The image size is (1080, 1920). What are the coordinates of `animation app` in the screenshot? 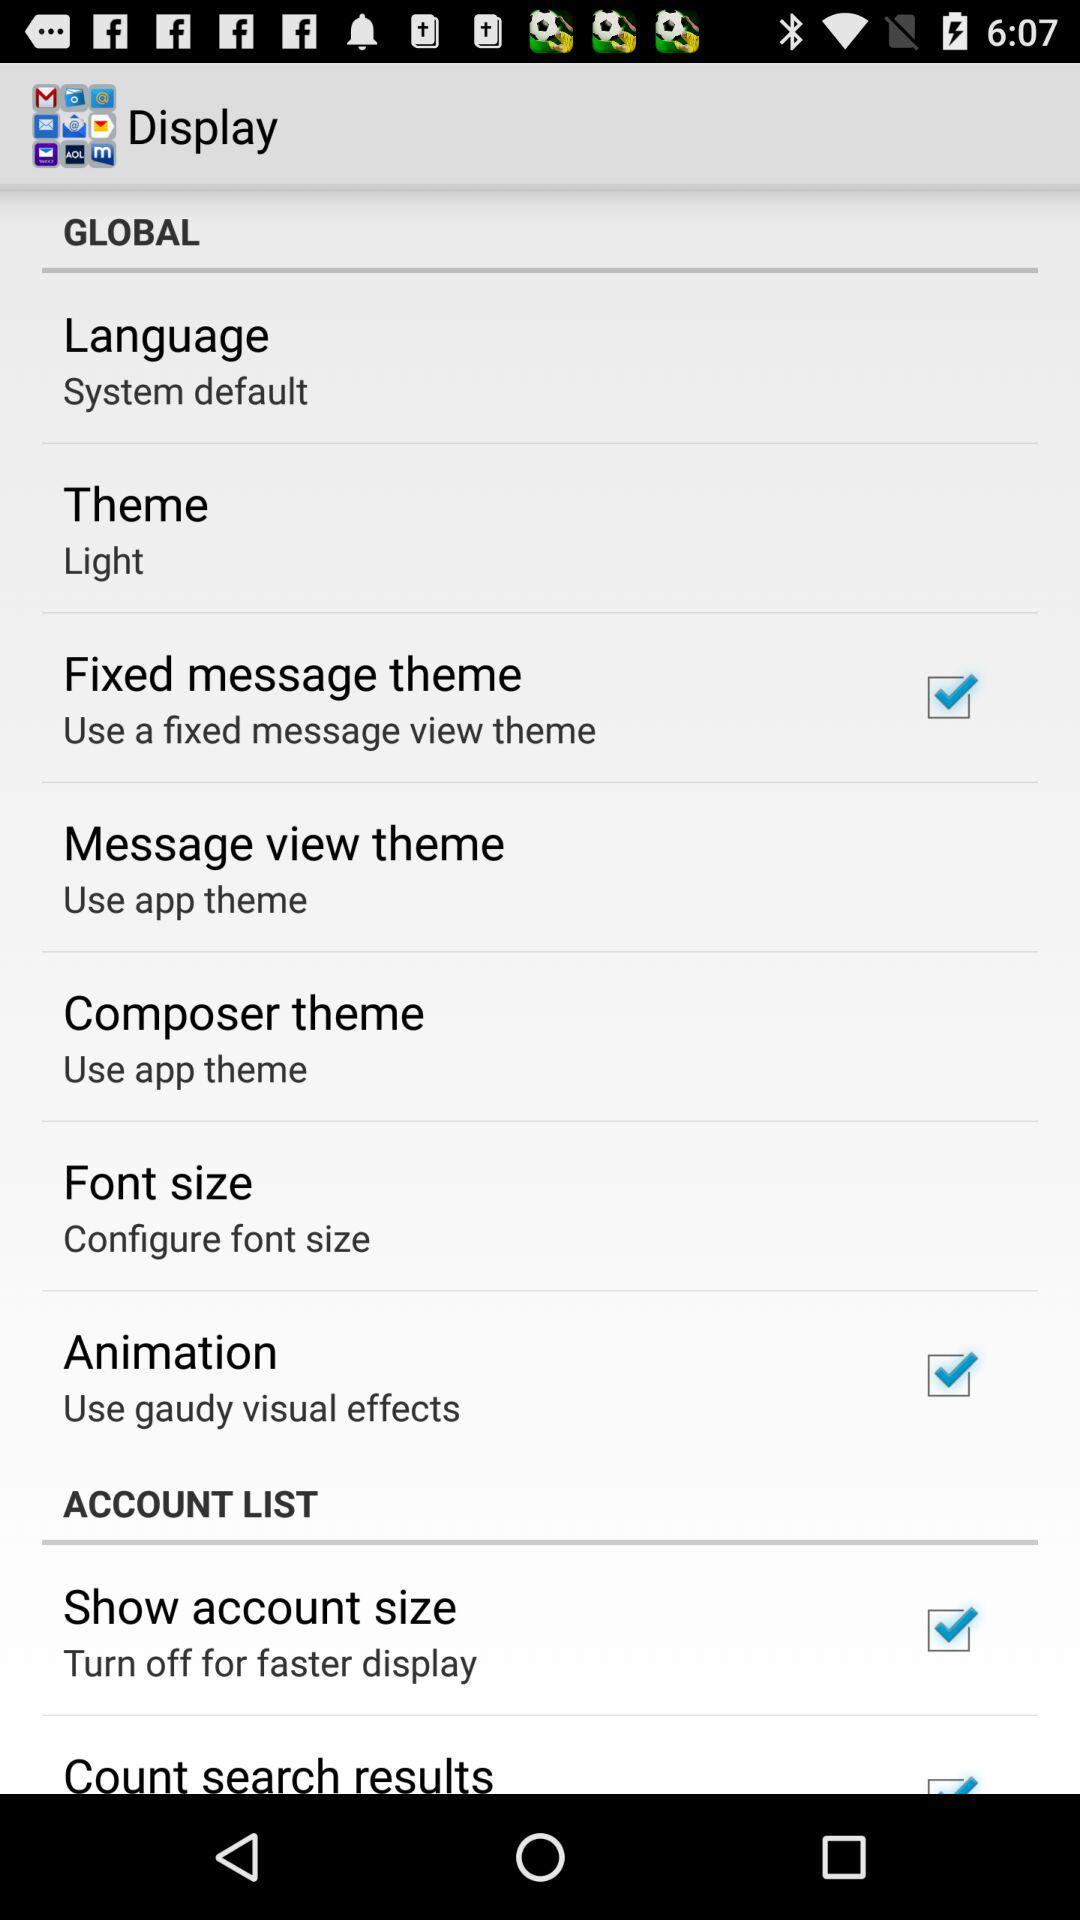 It's located at (169, 1350).